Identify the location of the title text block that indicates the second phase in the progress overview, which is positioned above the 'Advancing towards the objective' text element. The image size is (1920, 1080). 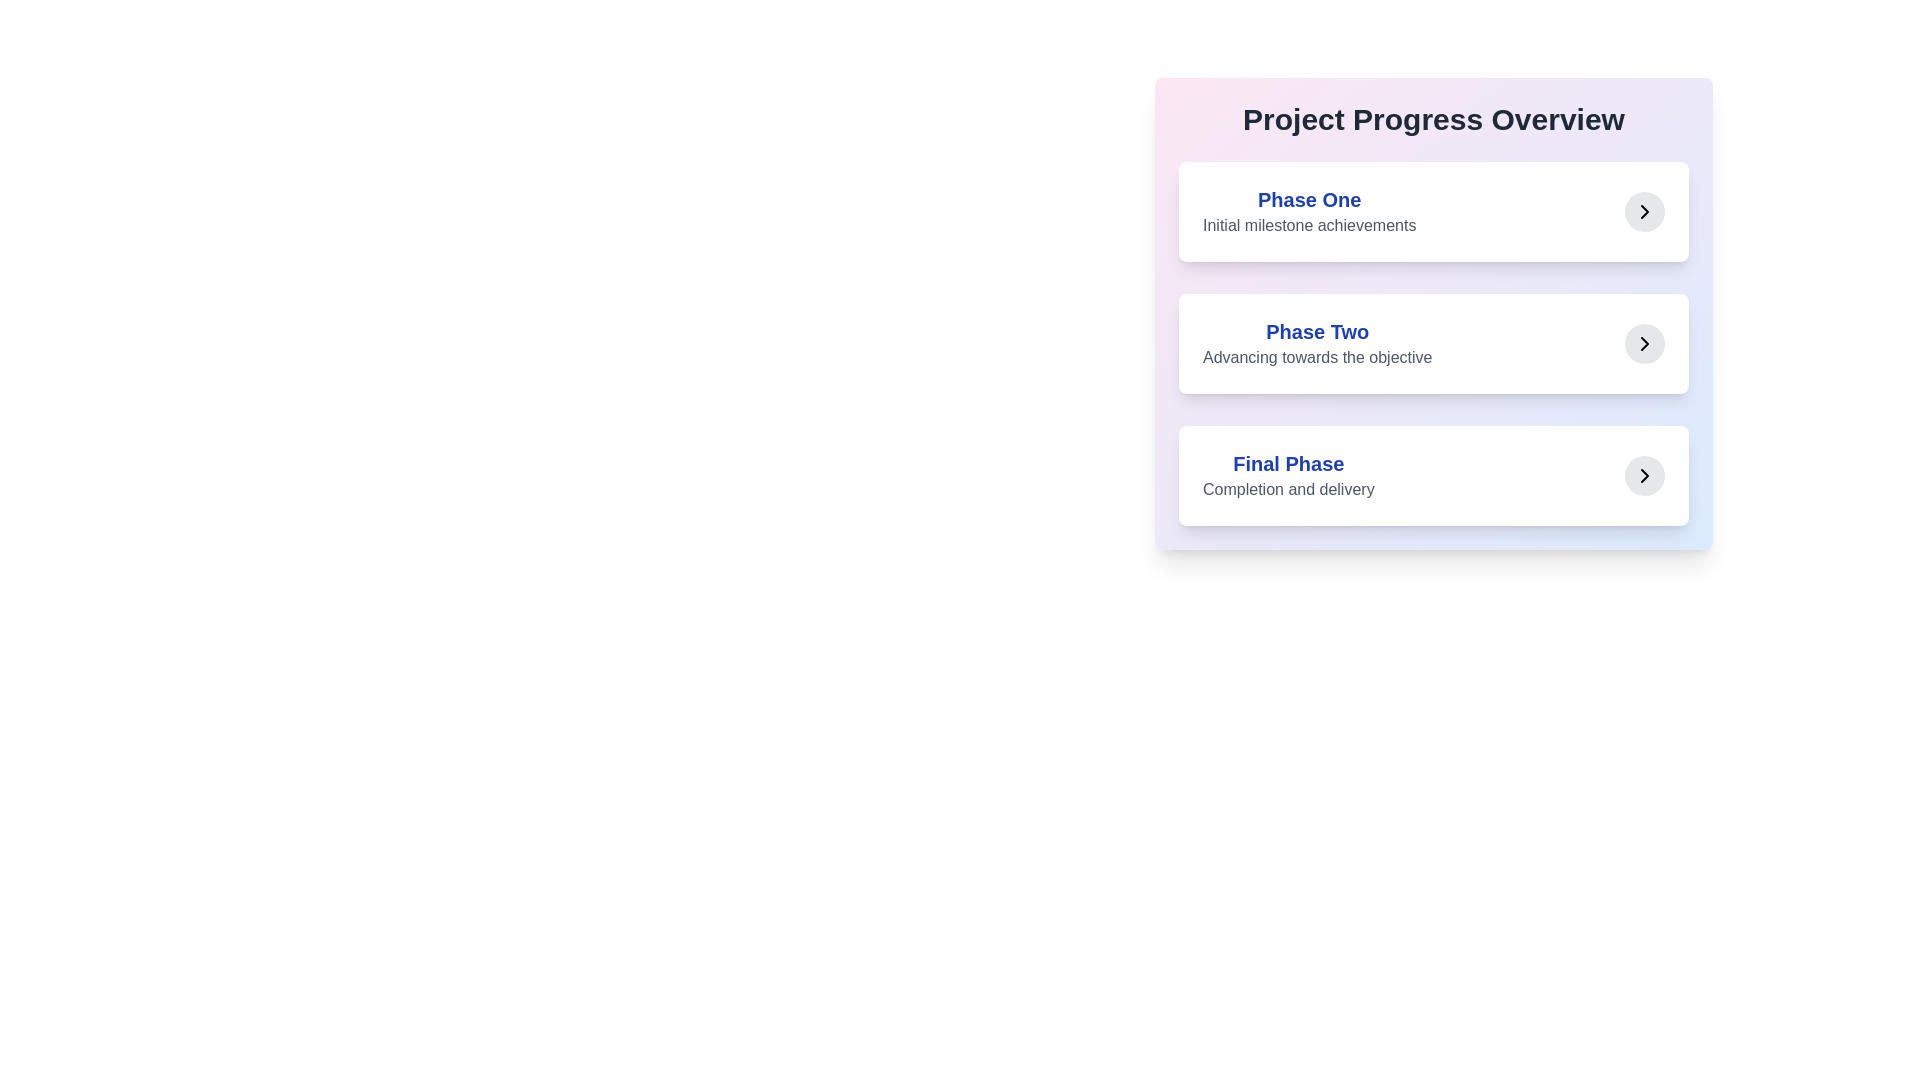
(1317, 330).